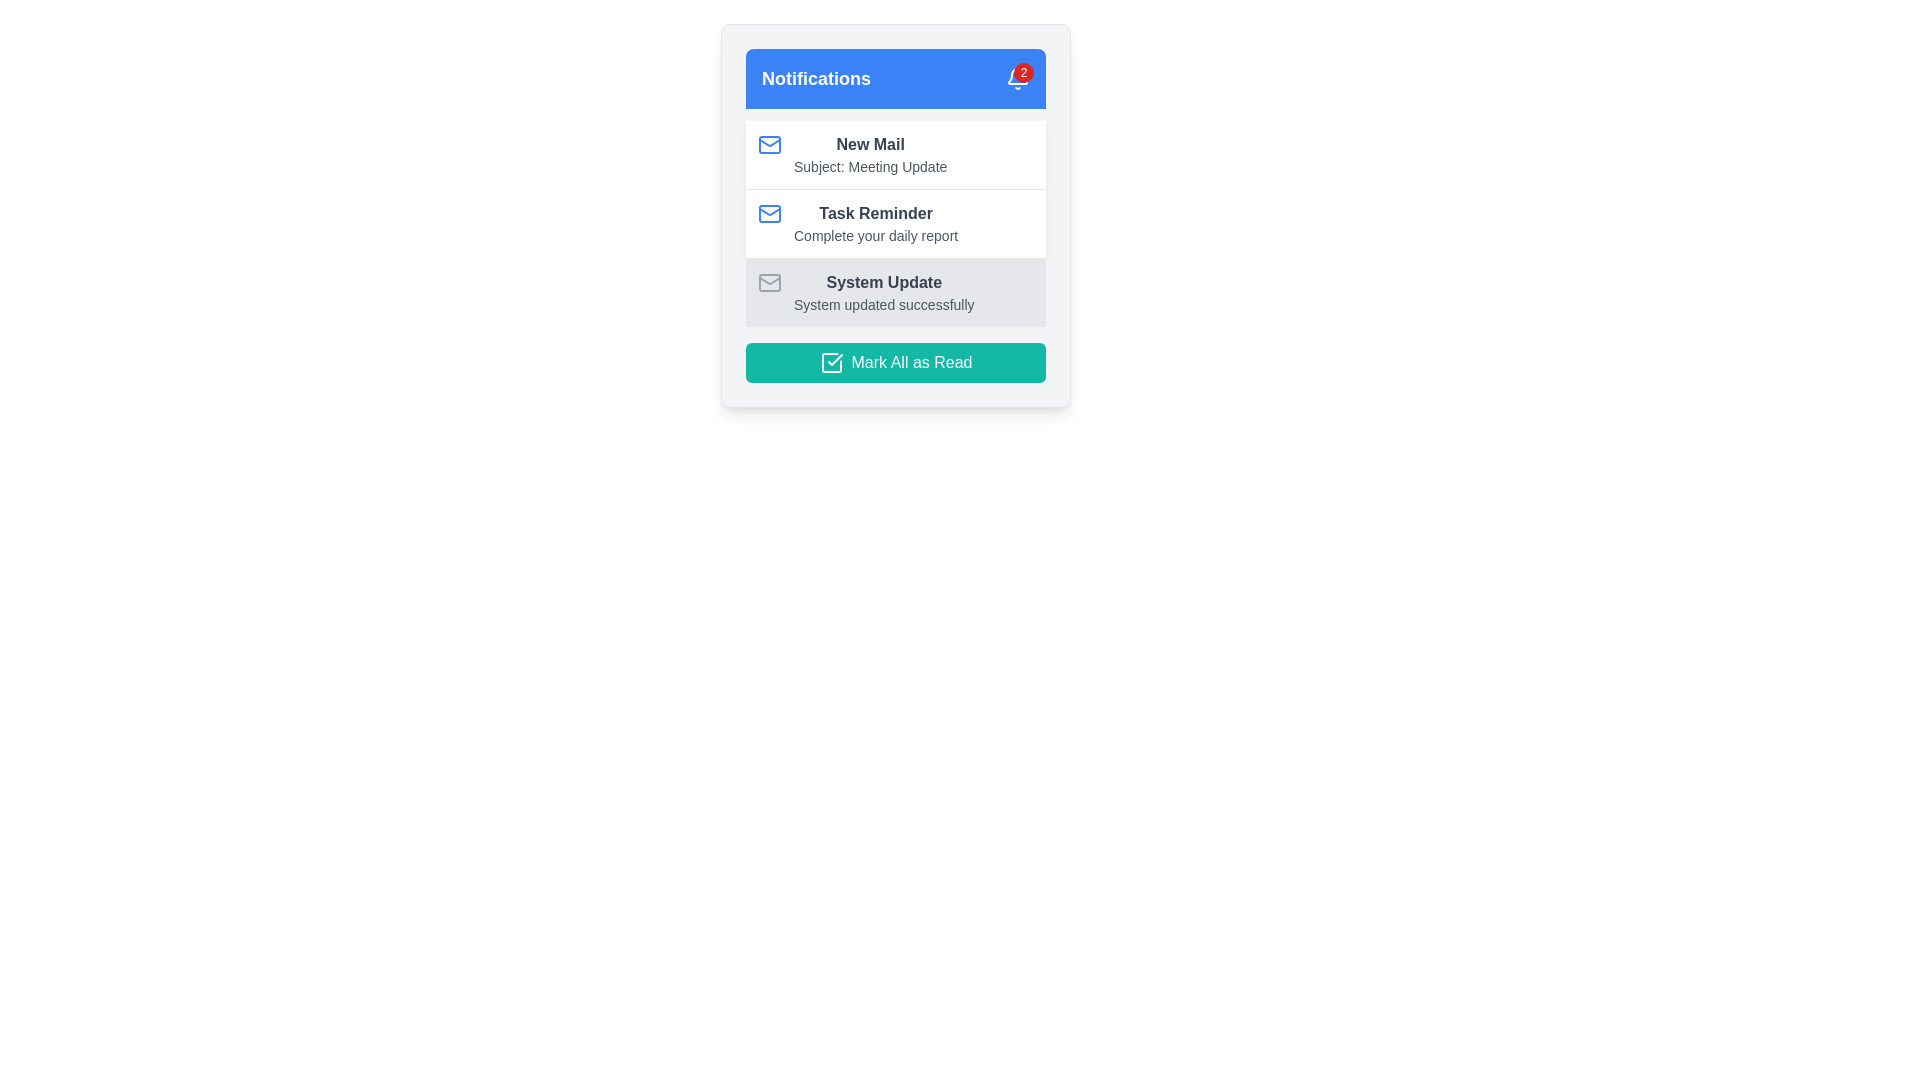 The height and width of the screenshot is (1080, 1920). Describe the element at coordinates (895, 223) in the screenshot. I see `the second notification item in the notification list that provides a task reminder message, located between 'New Mail' and 'System Update'` at that location.